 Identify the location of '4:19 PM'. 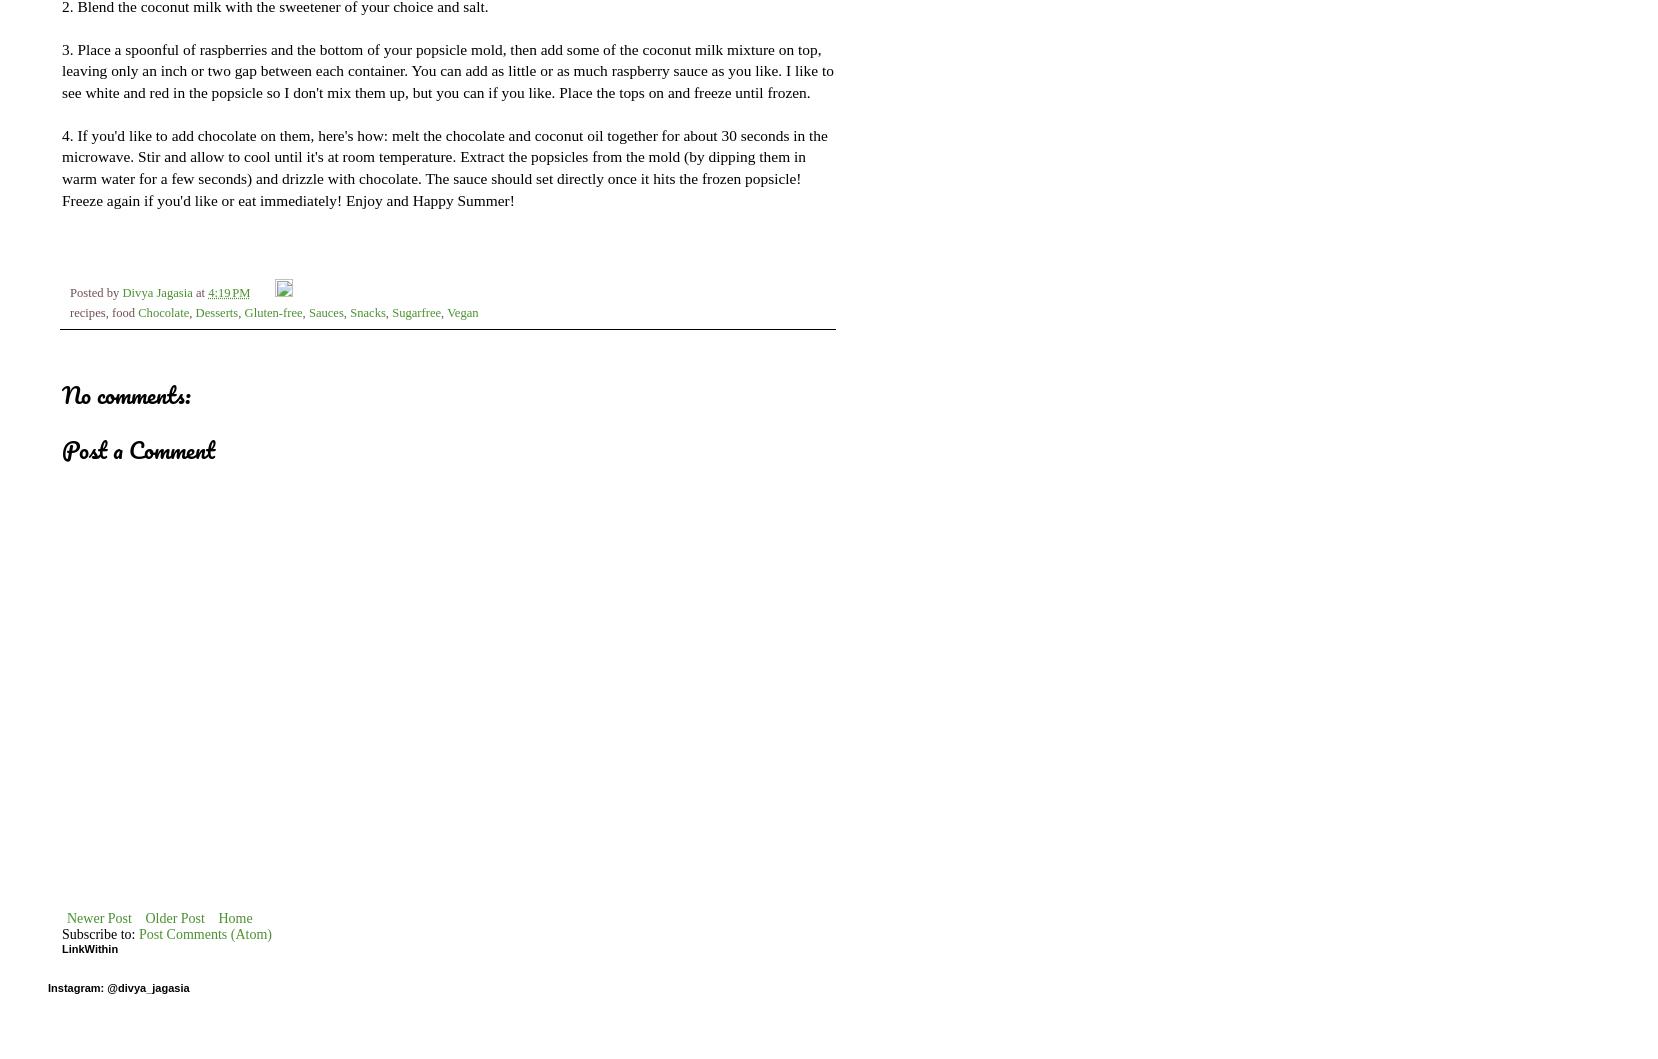
(228, 293).